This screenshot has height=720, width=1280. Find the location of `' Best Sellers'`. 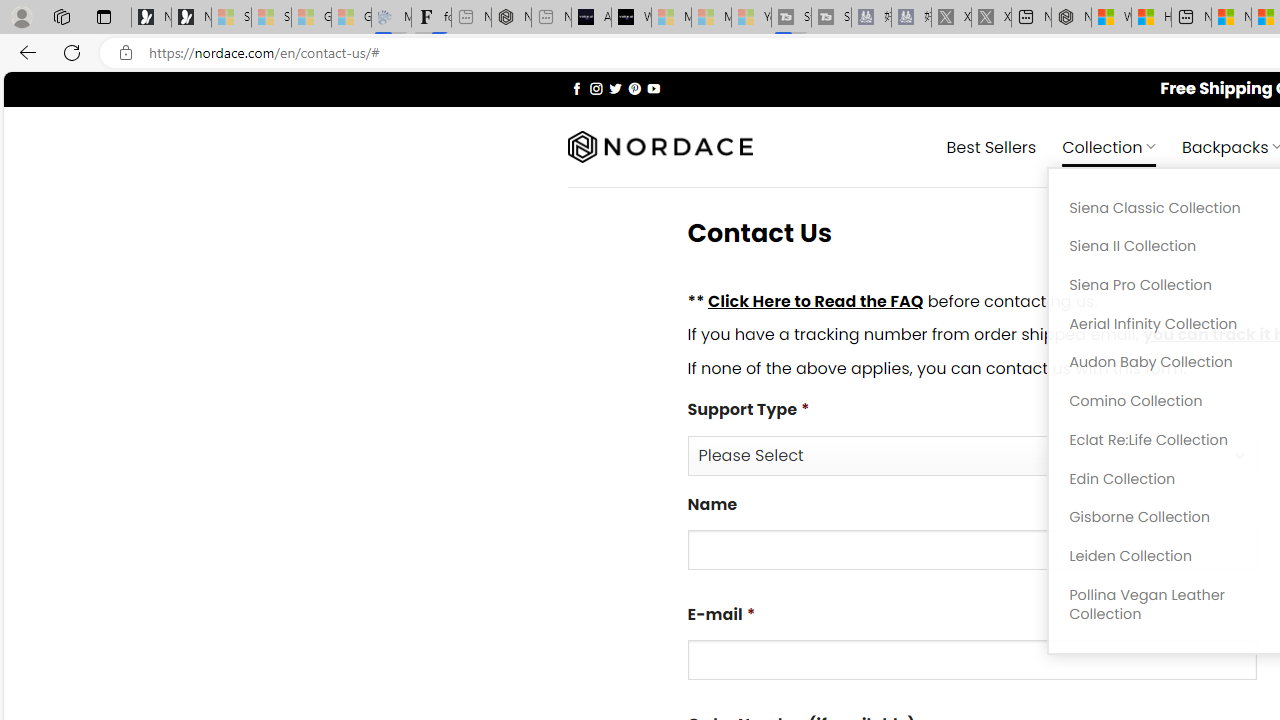

' Best Sellers' is located at coordinates (991, 145).